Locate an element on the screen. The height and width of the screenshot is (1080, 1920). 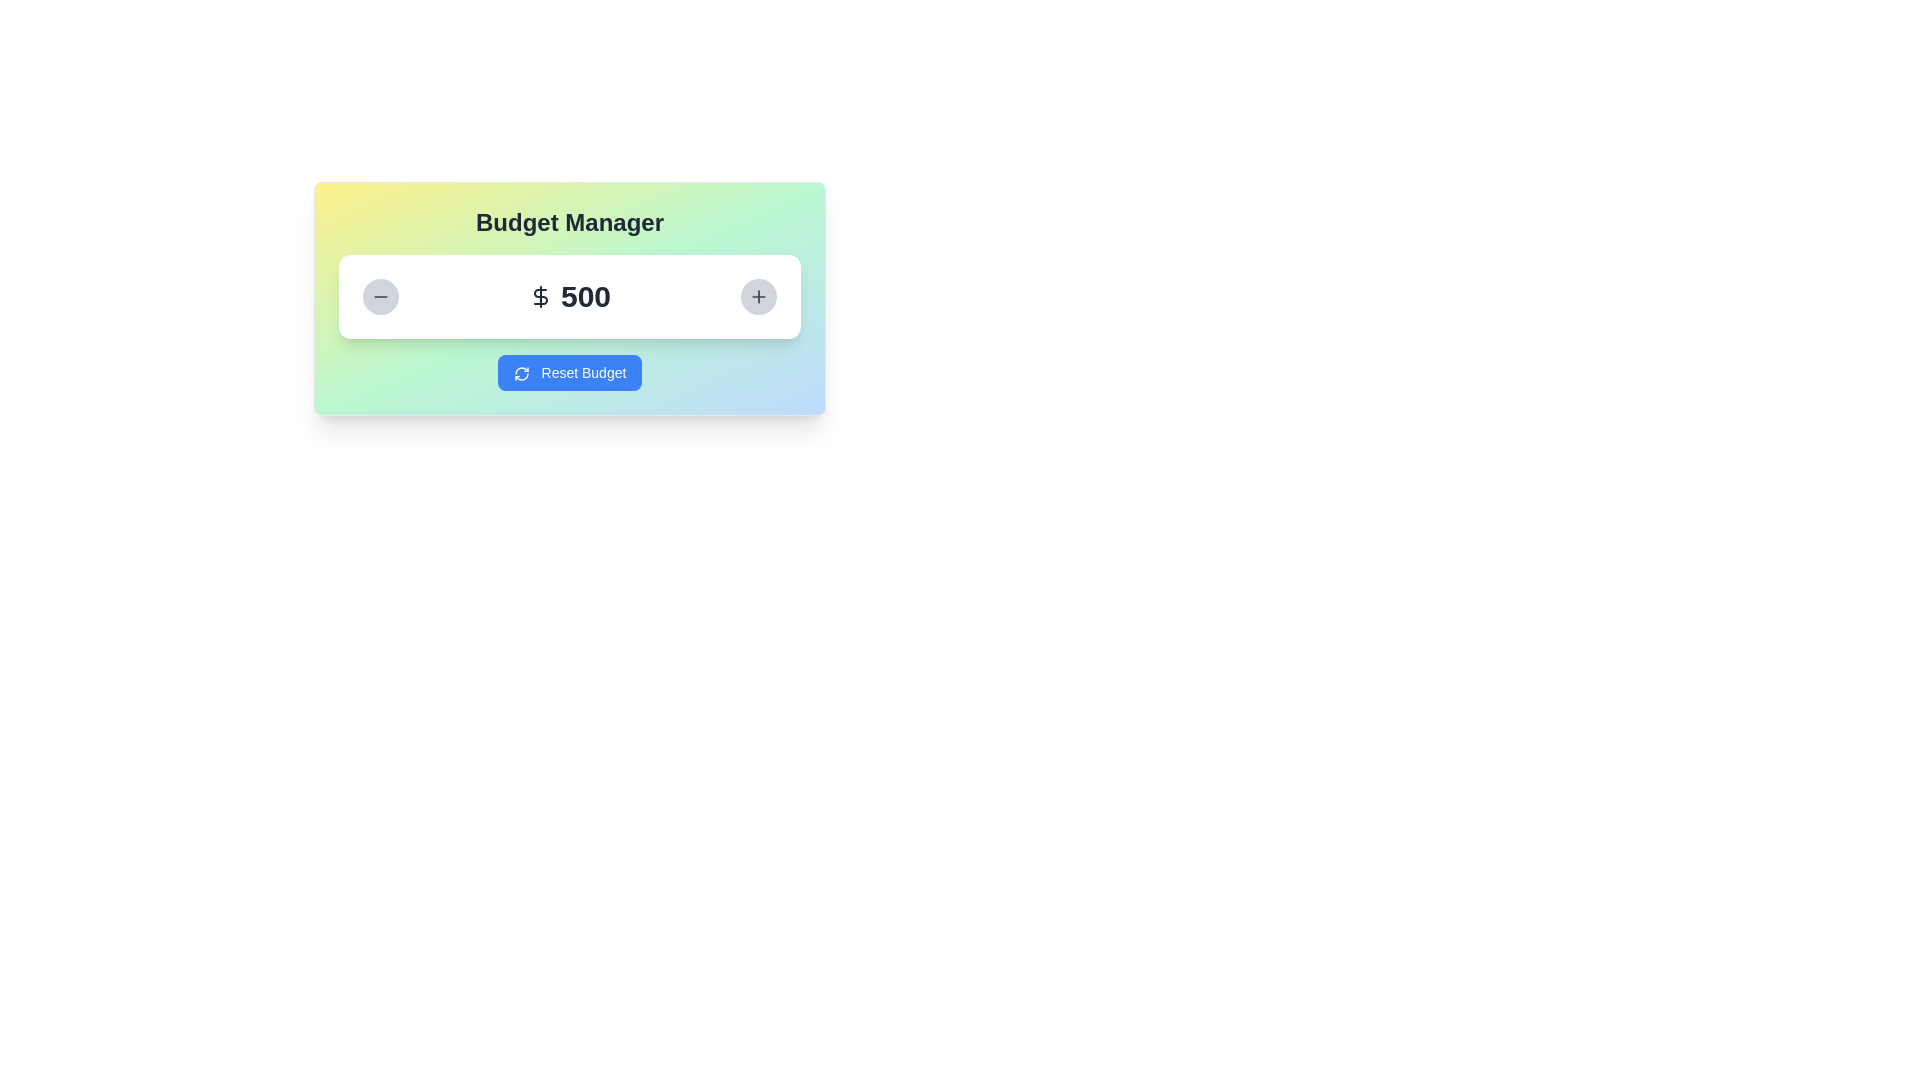
the Text Display with Icon that shows the number '500' with a dollar sign, located between the minus and plus buttons in the budget management tool interface is located at coordinates (569, 297).